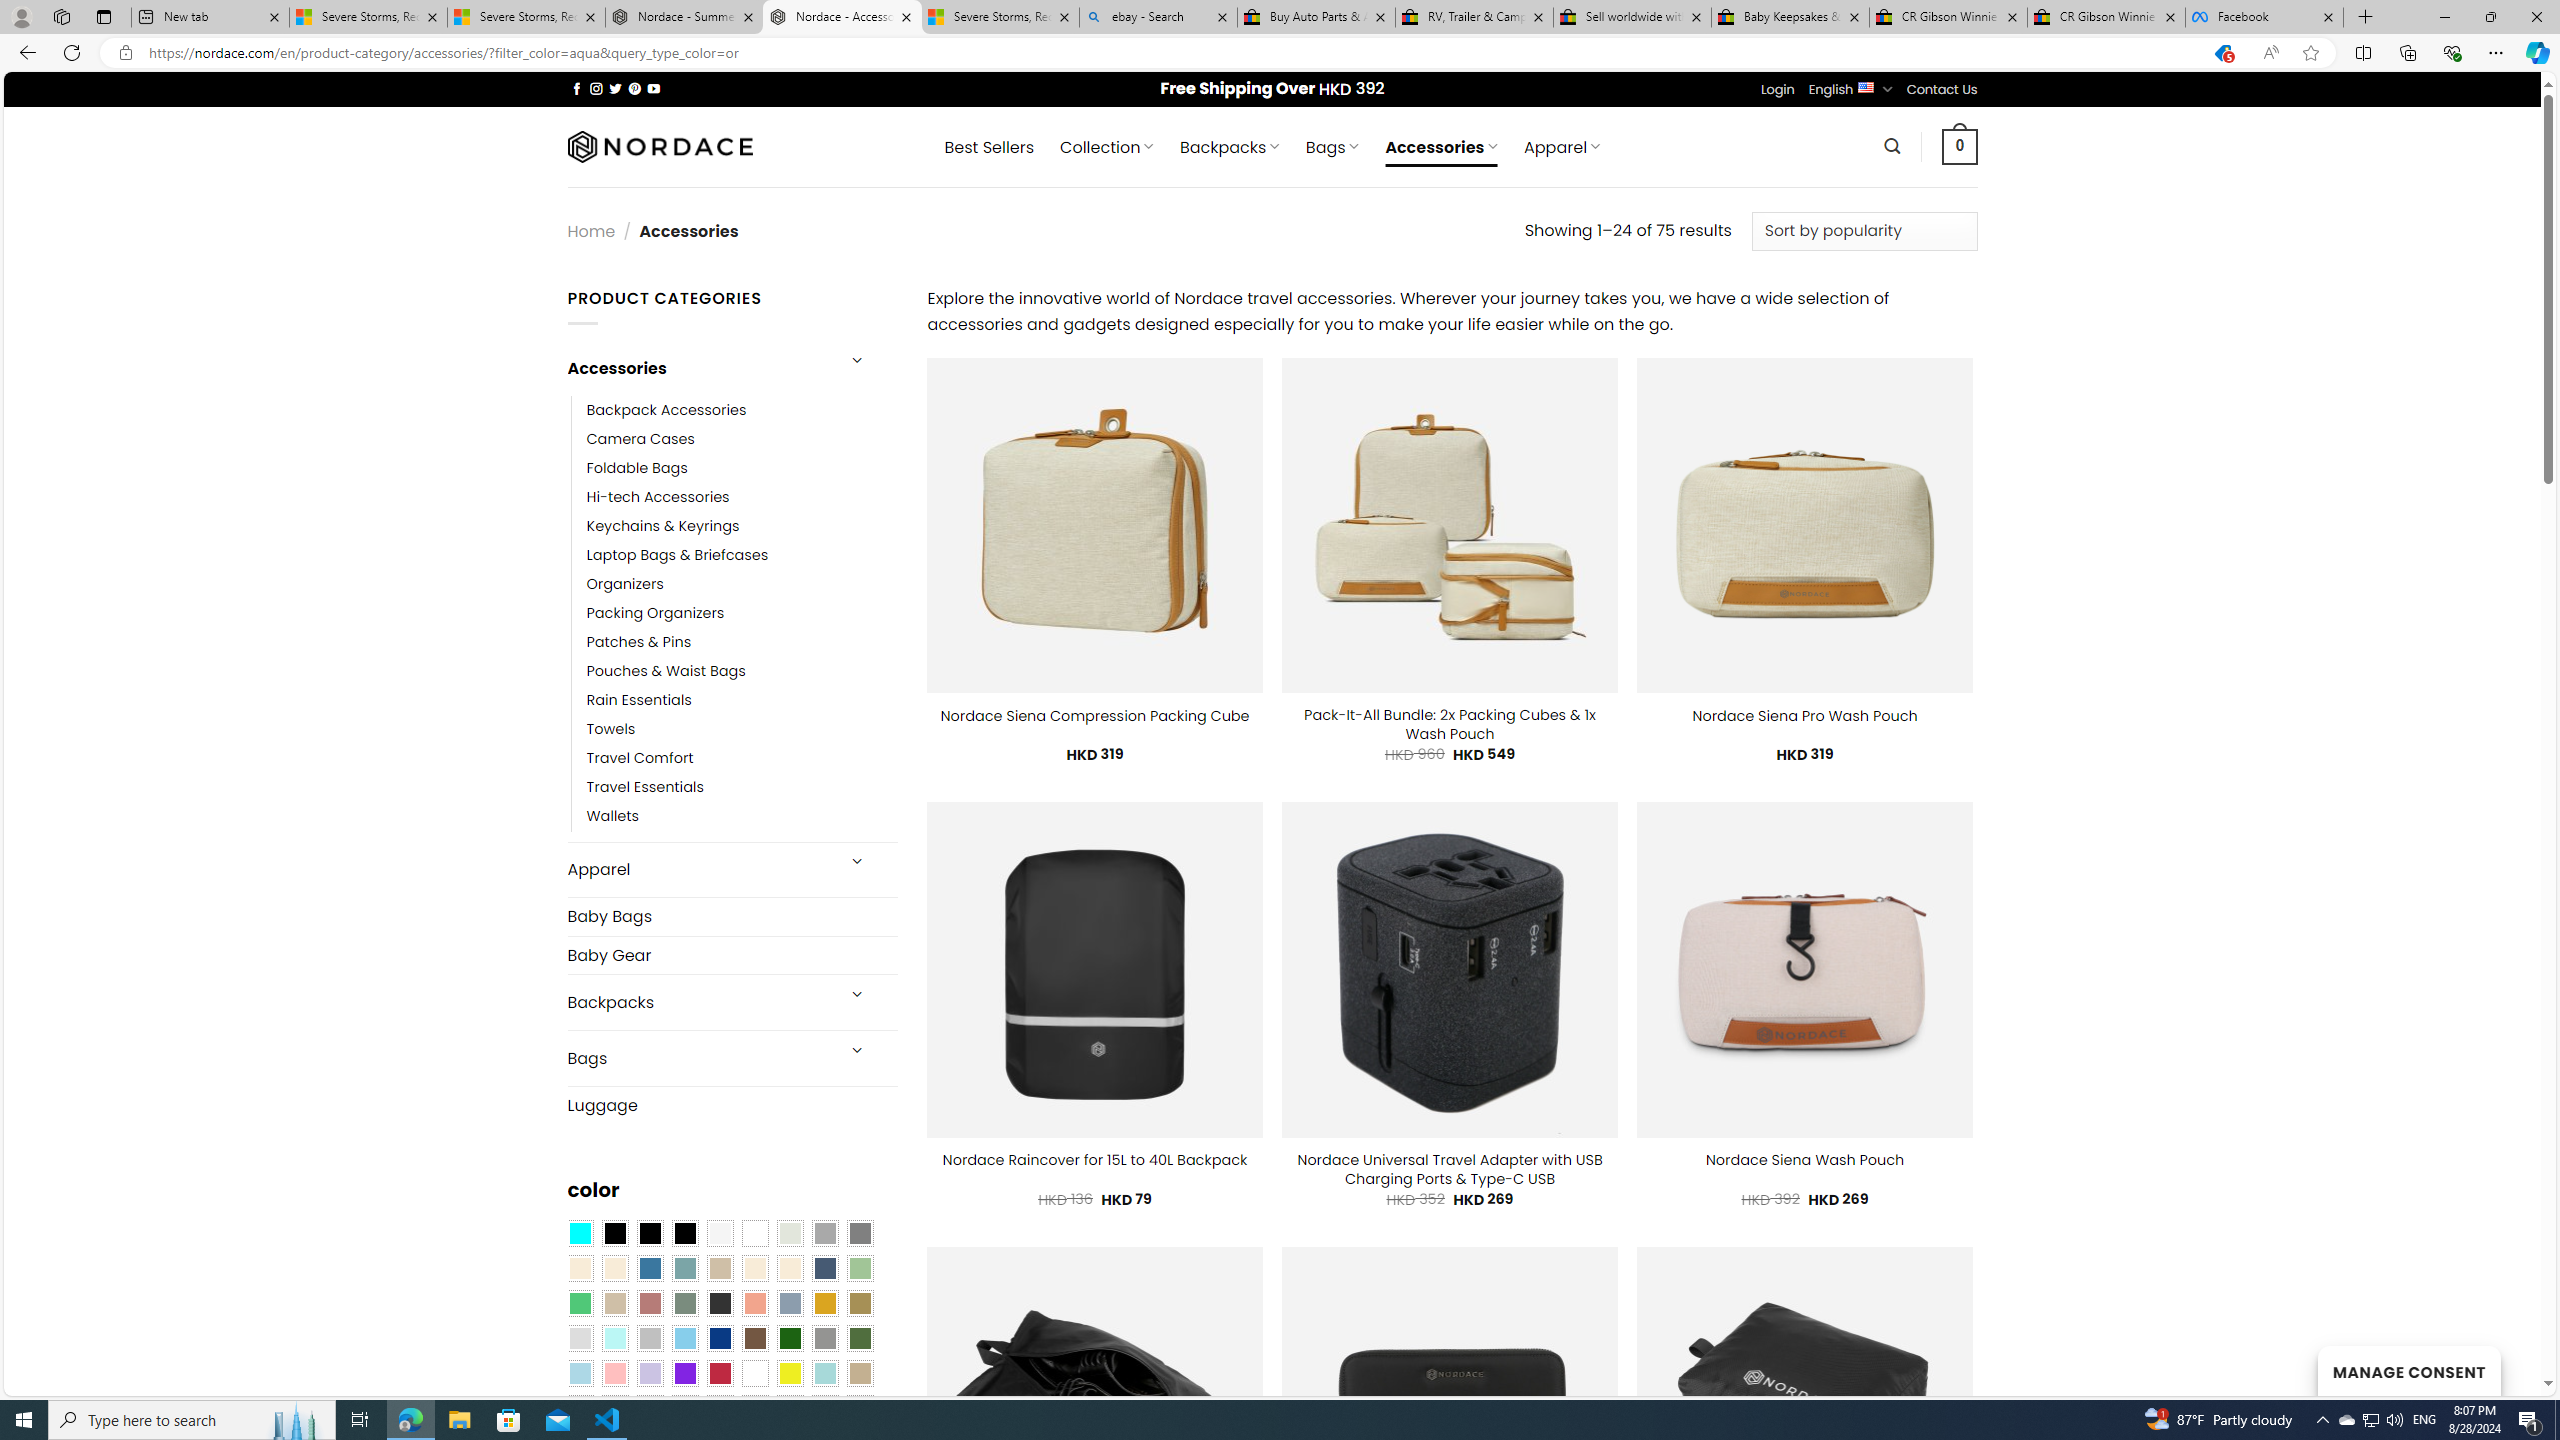  What do you see at coordinates (623, 585) in the screenshot?
I see `'Organizers'` at bounding box center [623, 585].